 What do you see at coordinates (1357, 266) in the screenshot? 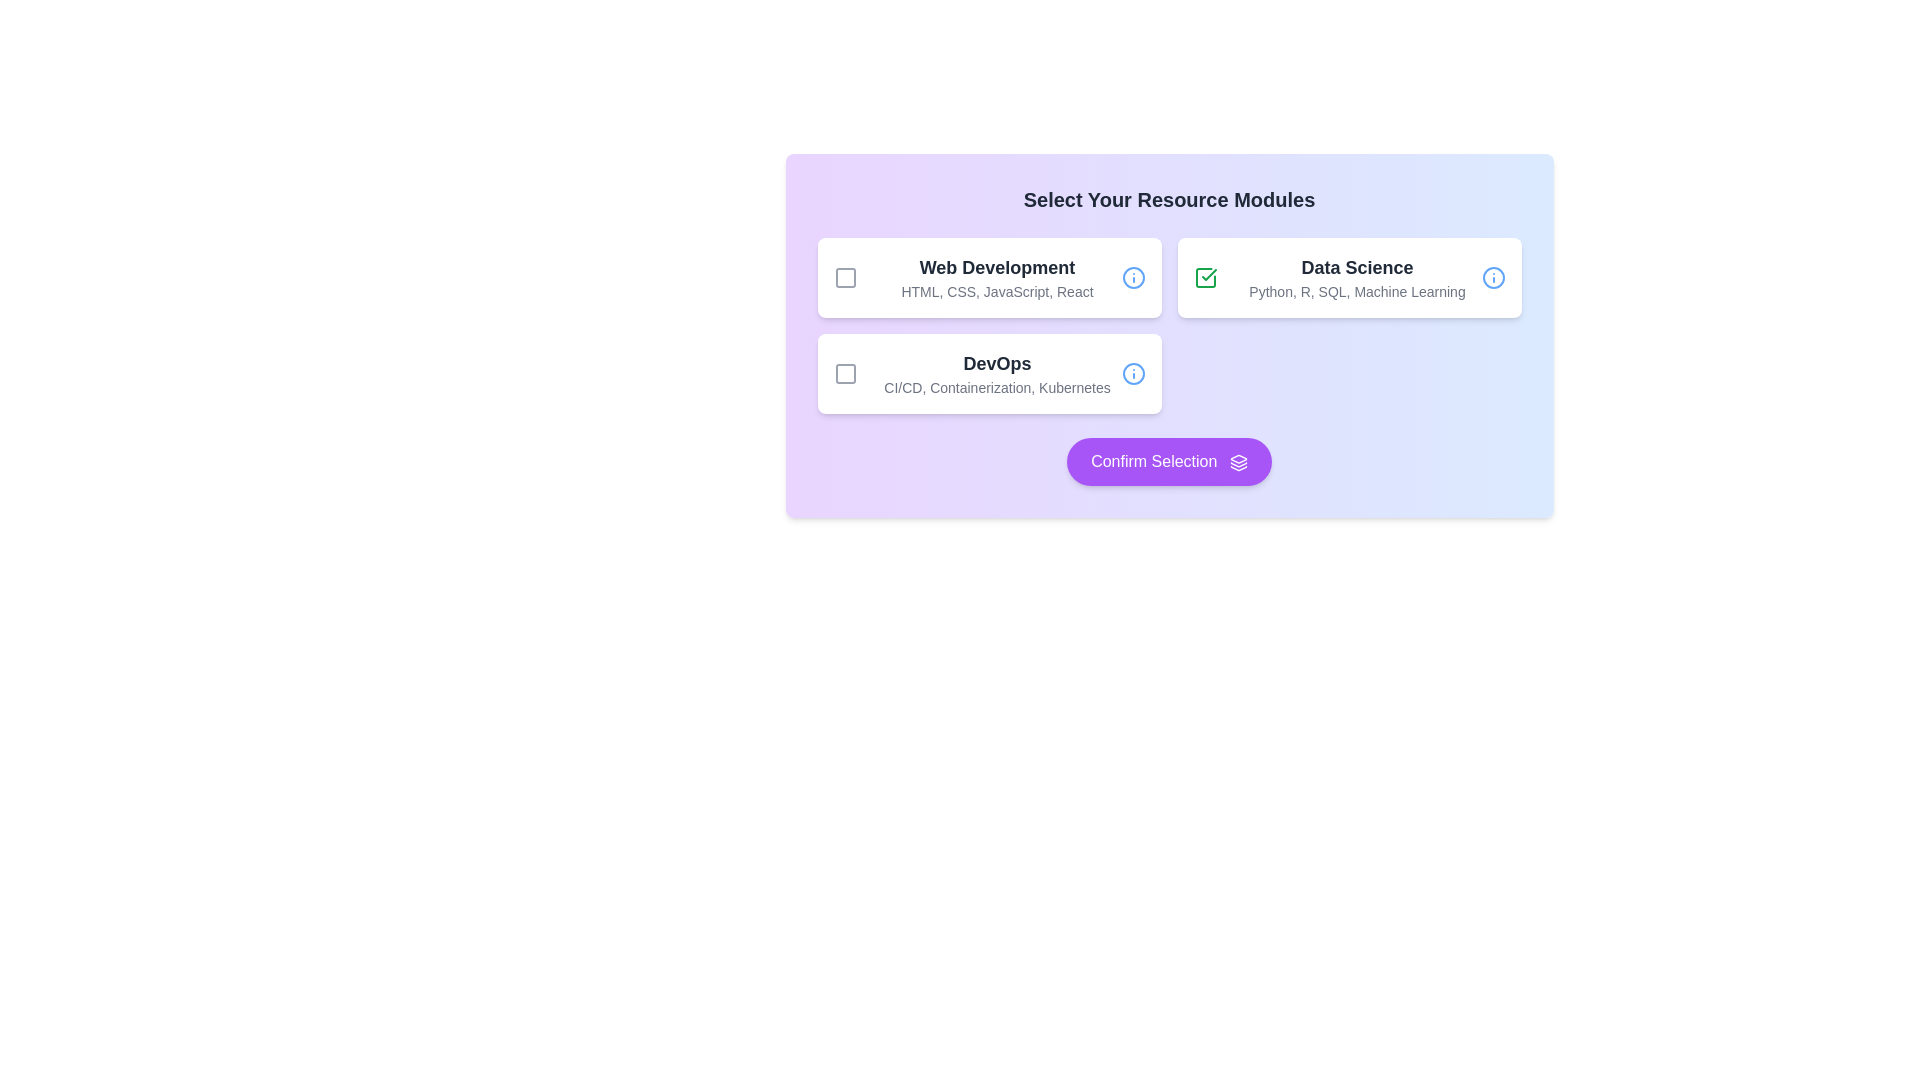
I see `the title or heading text element located in the second card from the top in the center column, above the descriptive text 'Python, R, SQL, Machine Learning'` at bounding box center [1357, 266].